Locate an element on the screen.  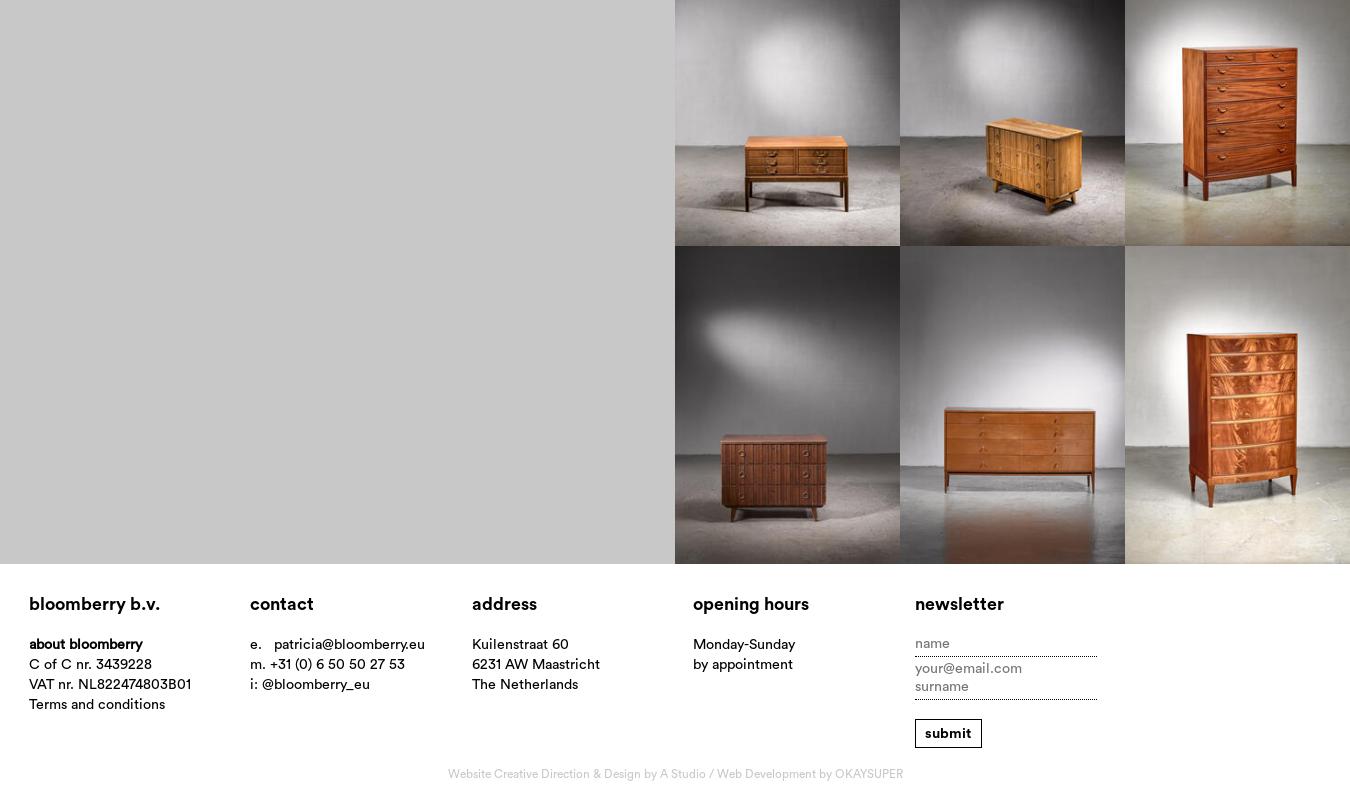
'About Bloomberry' is located at coordinates (83, 643).